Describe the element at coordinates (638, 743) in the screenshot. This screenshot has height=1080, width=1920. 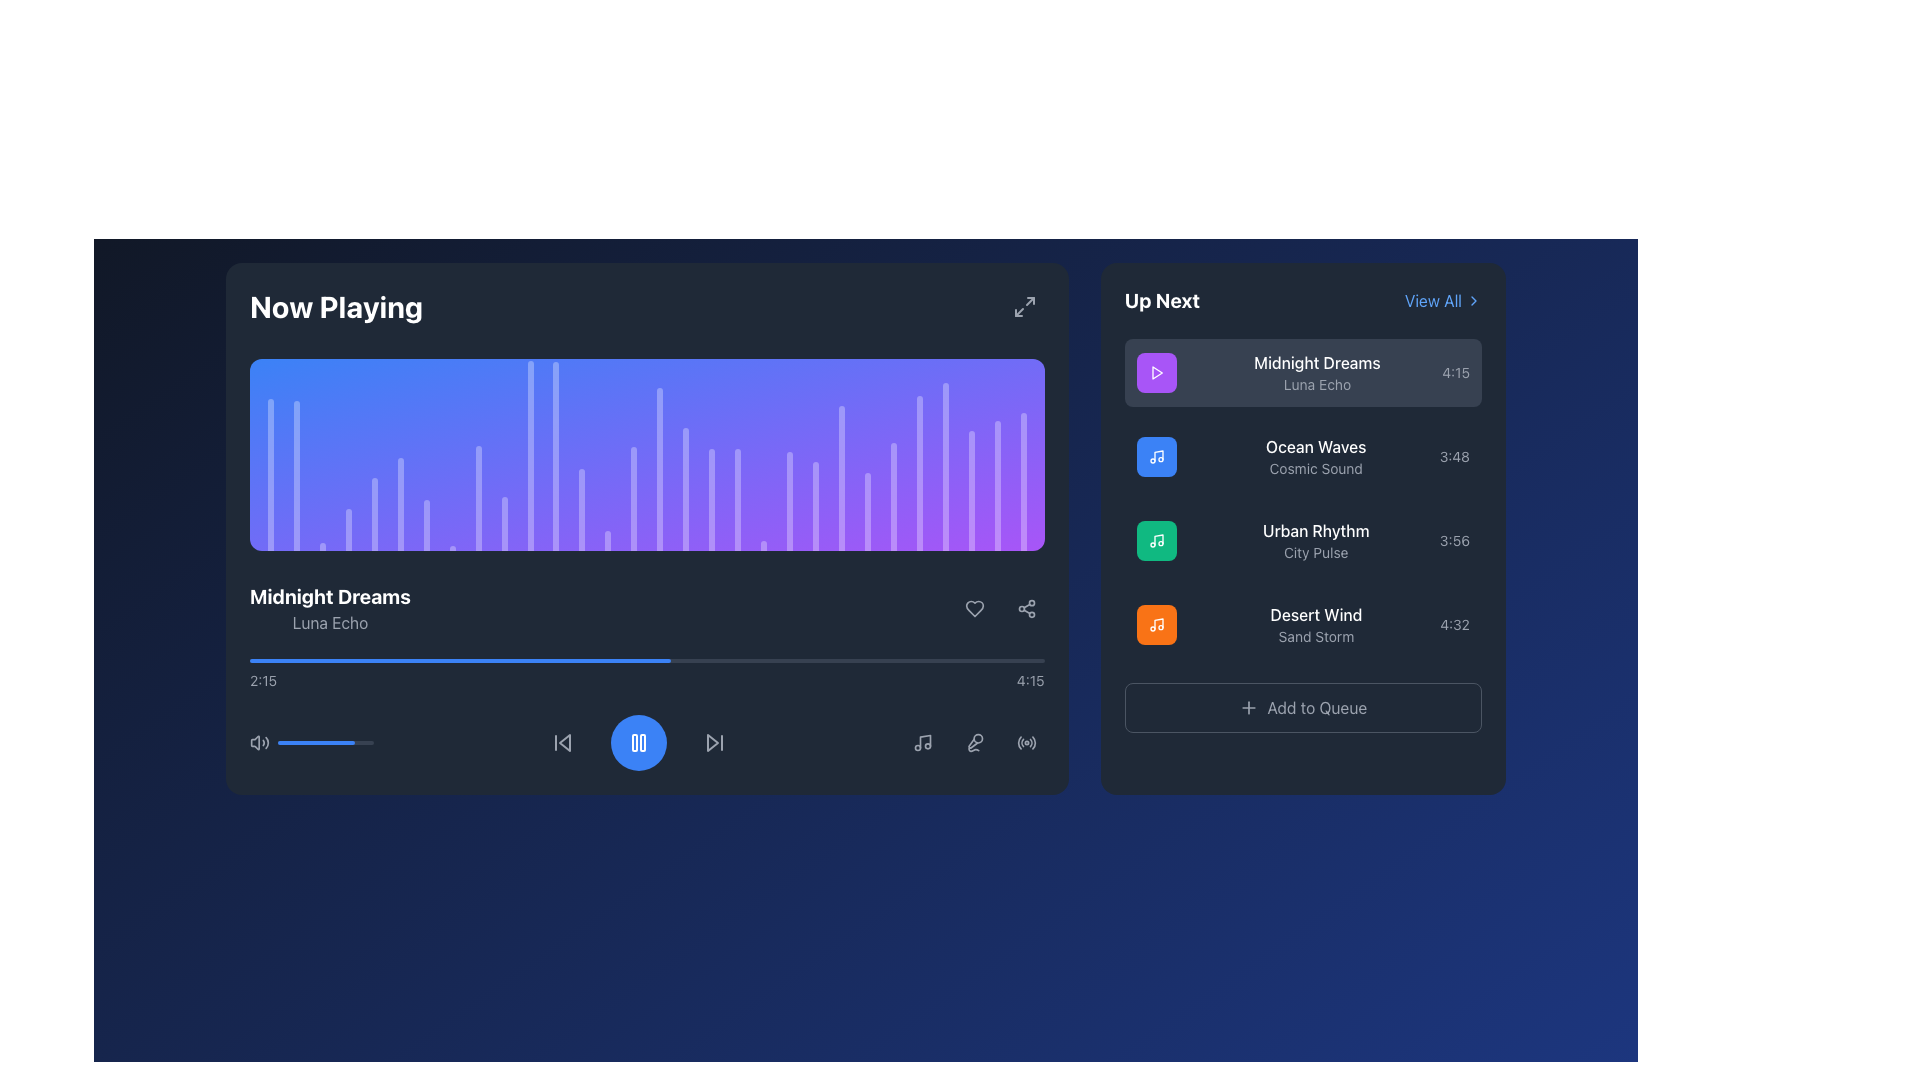
I see `the circular blue pause button with a white icon` at that location.